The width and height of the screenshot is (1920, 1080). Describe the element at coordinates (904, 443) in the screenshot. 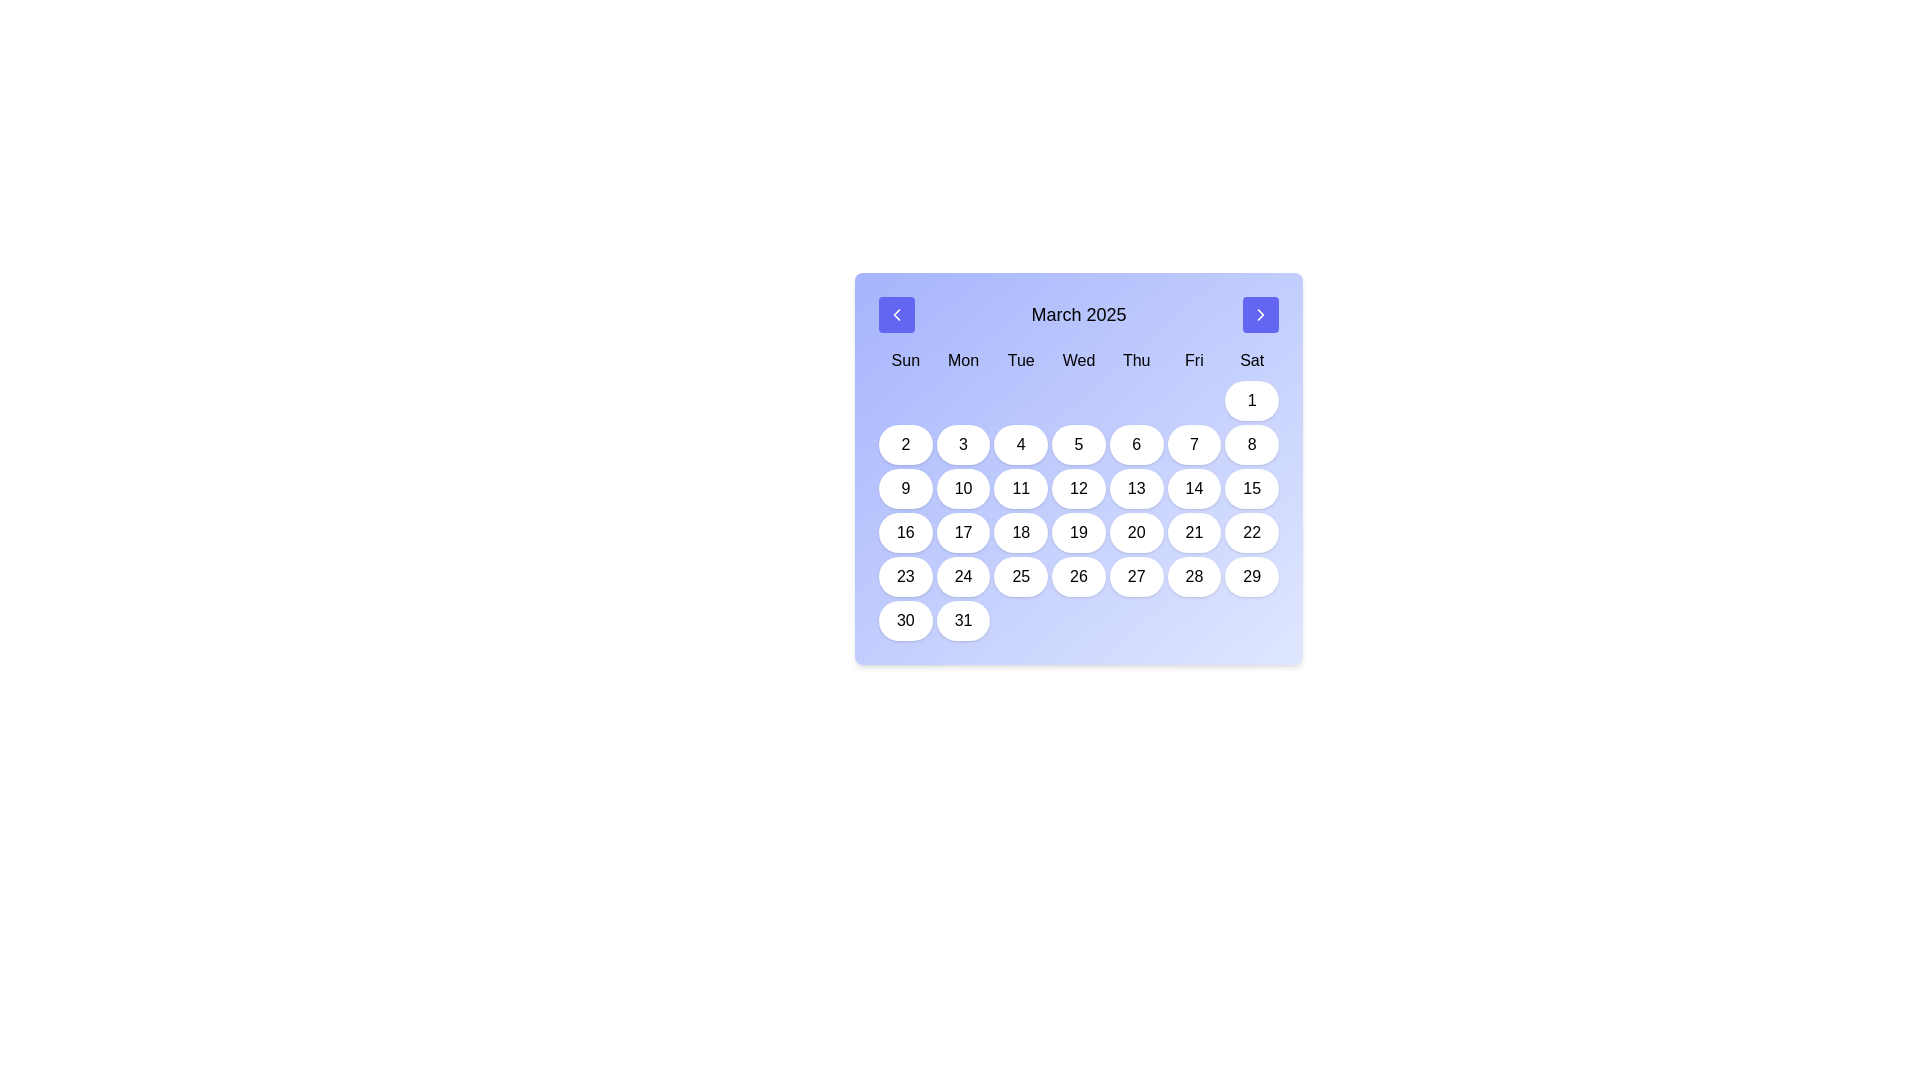

I see `the date selector button located` at that location.